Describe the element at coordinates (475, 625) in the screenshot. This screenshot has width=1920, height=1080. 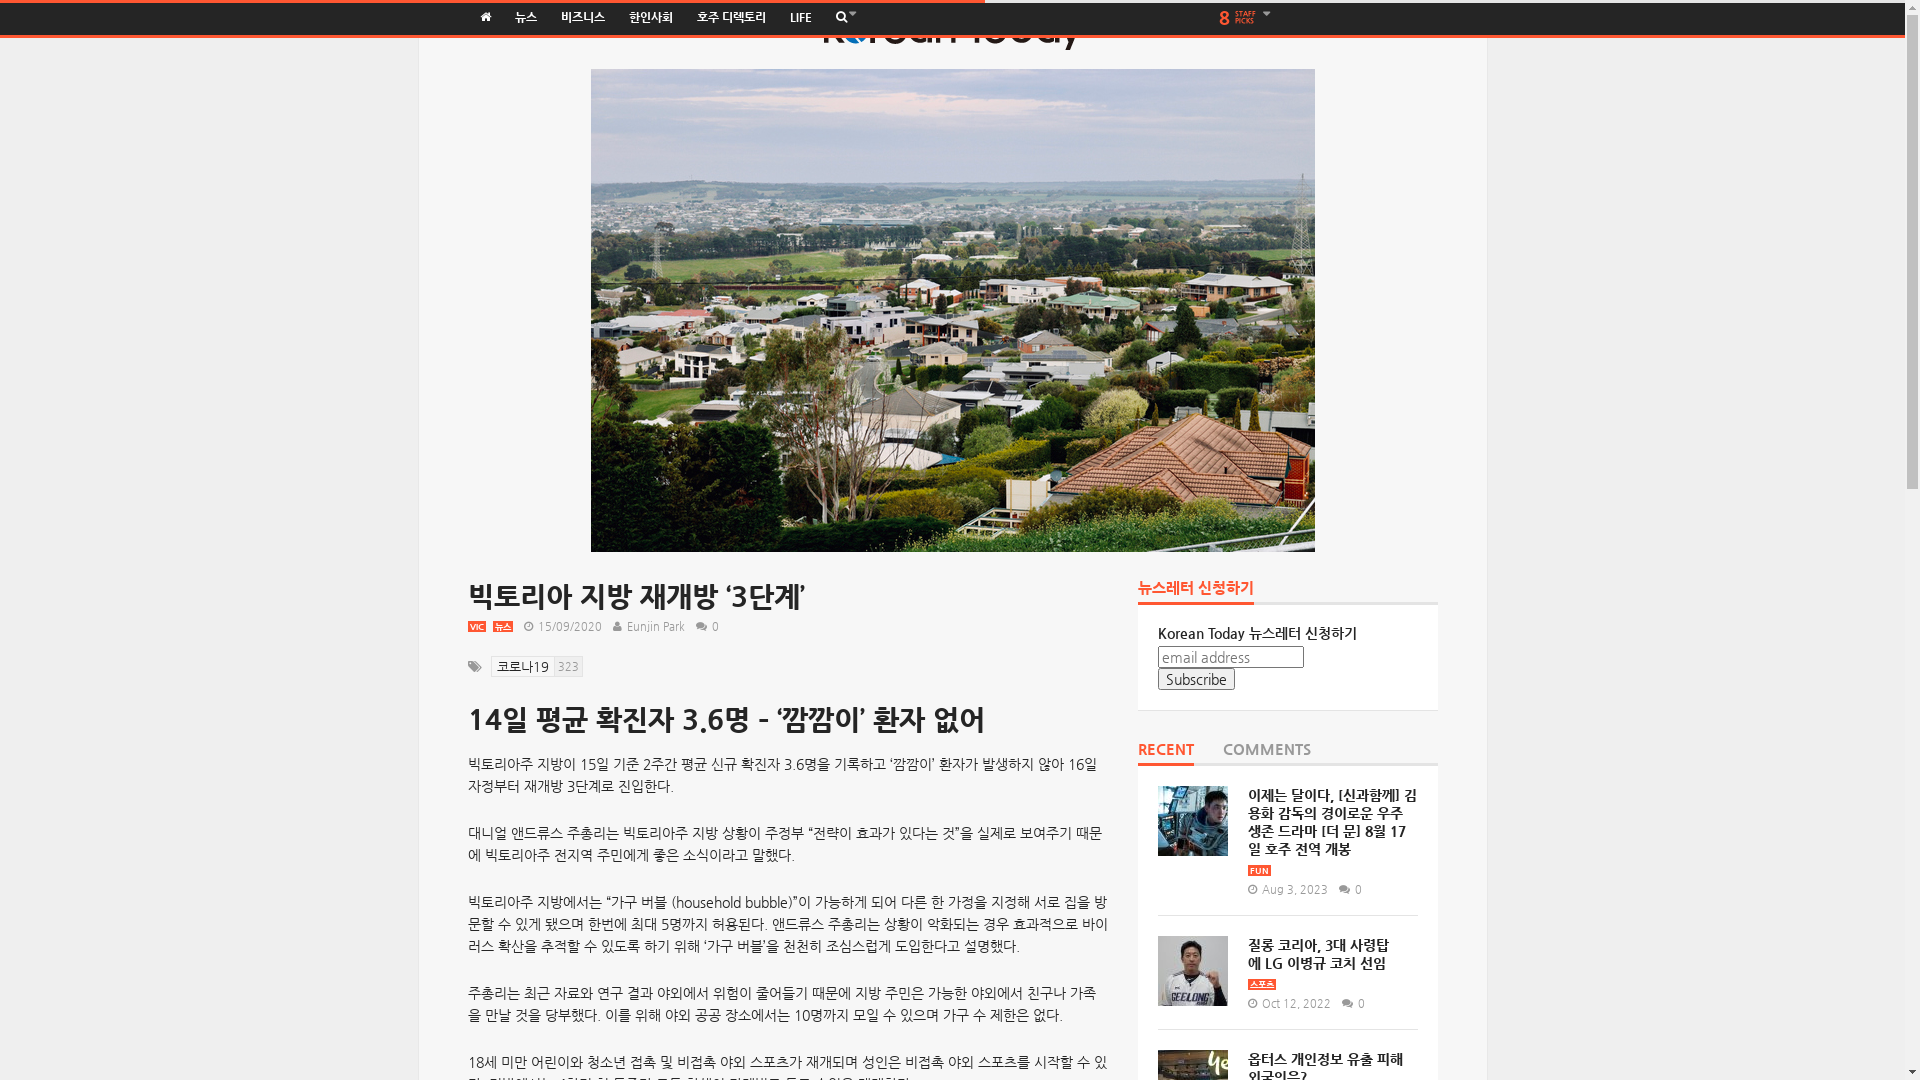
I see `'VIC'` at that location.